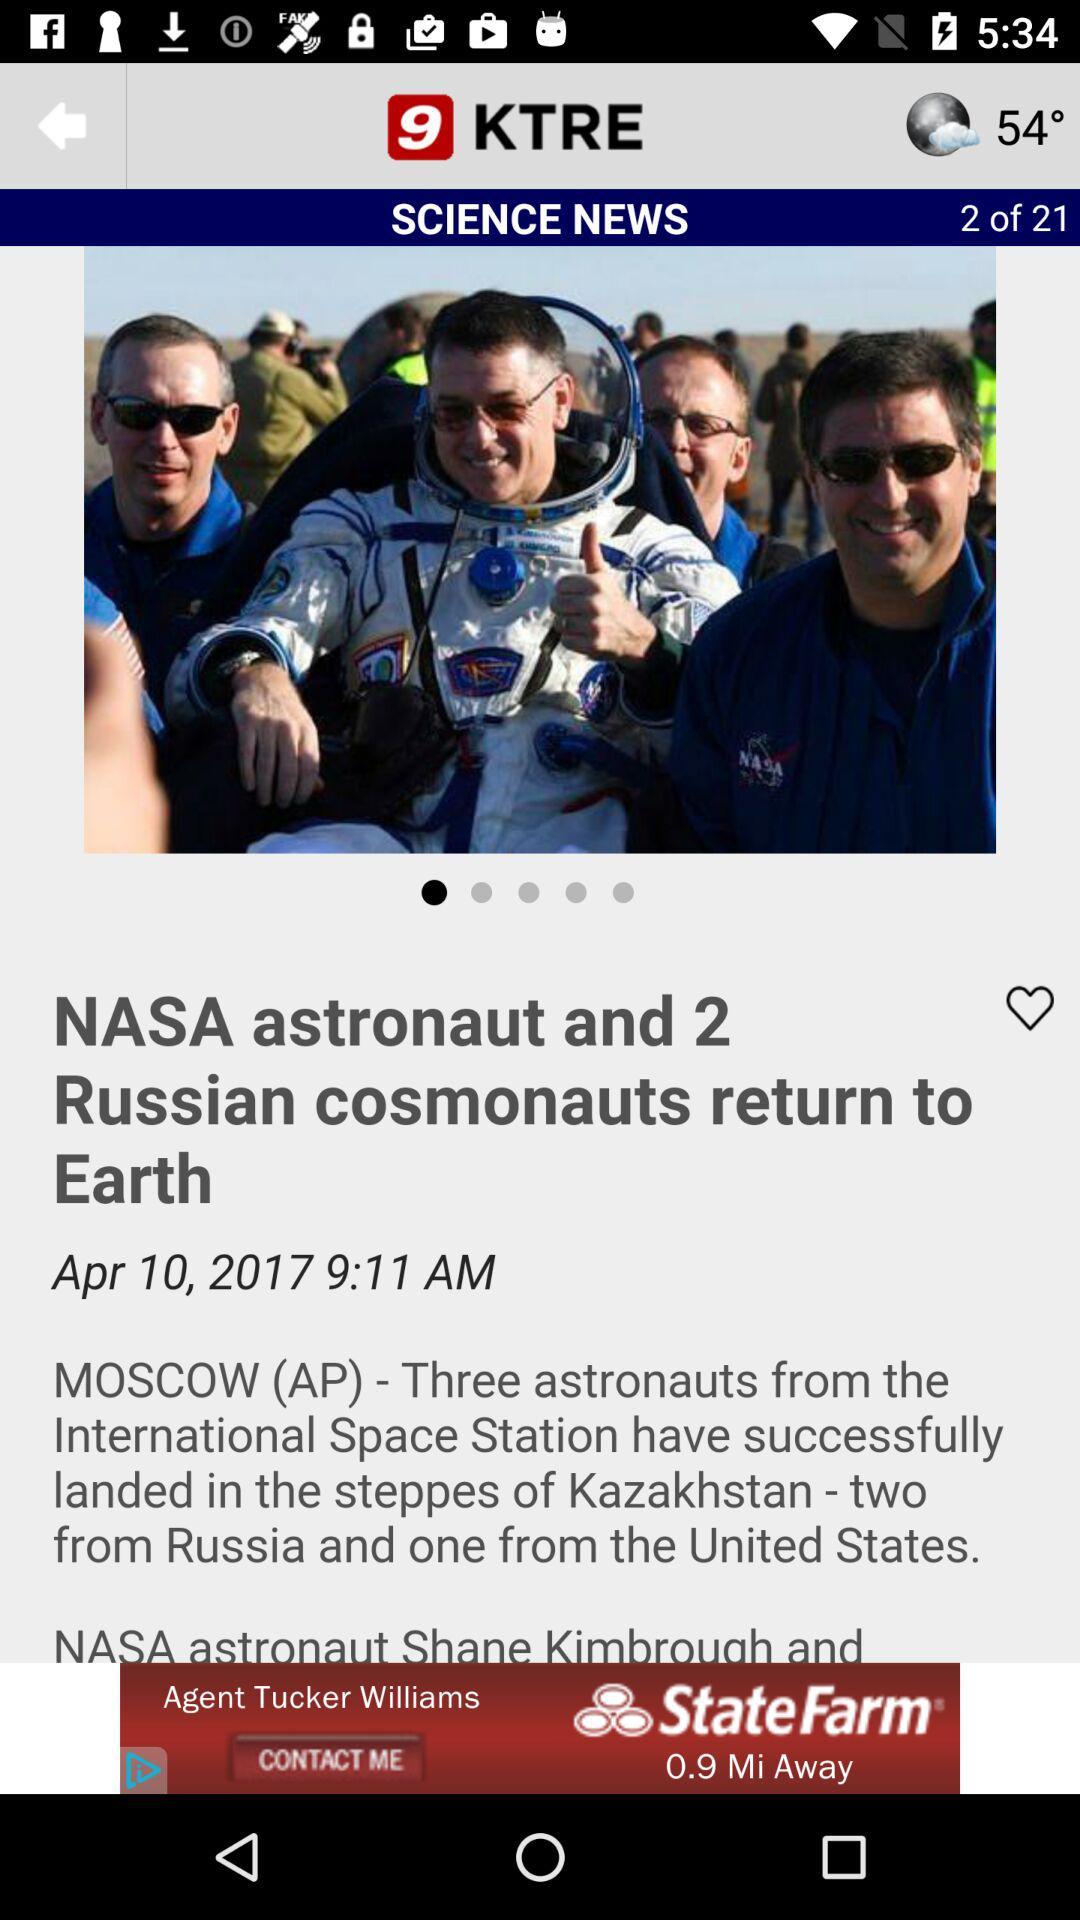 Image resolution: width=1080 pixels, height=1920 pixels. I want to click on the date_range icon, so click(540, 124).